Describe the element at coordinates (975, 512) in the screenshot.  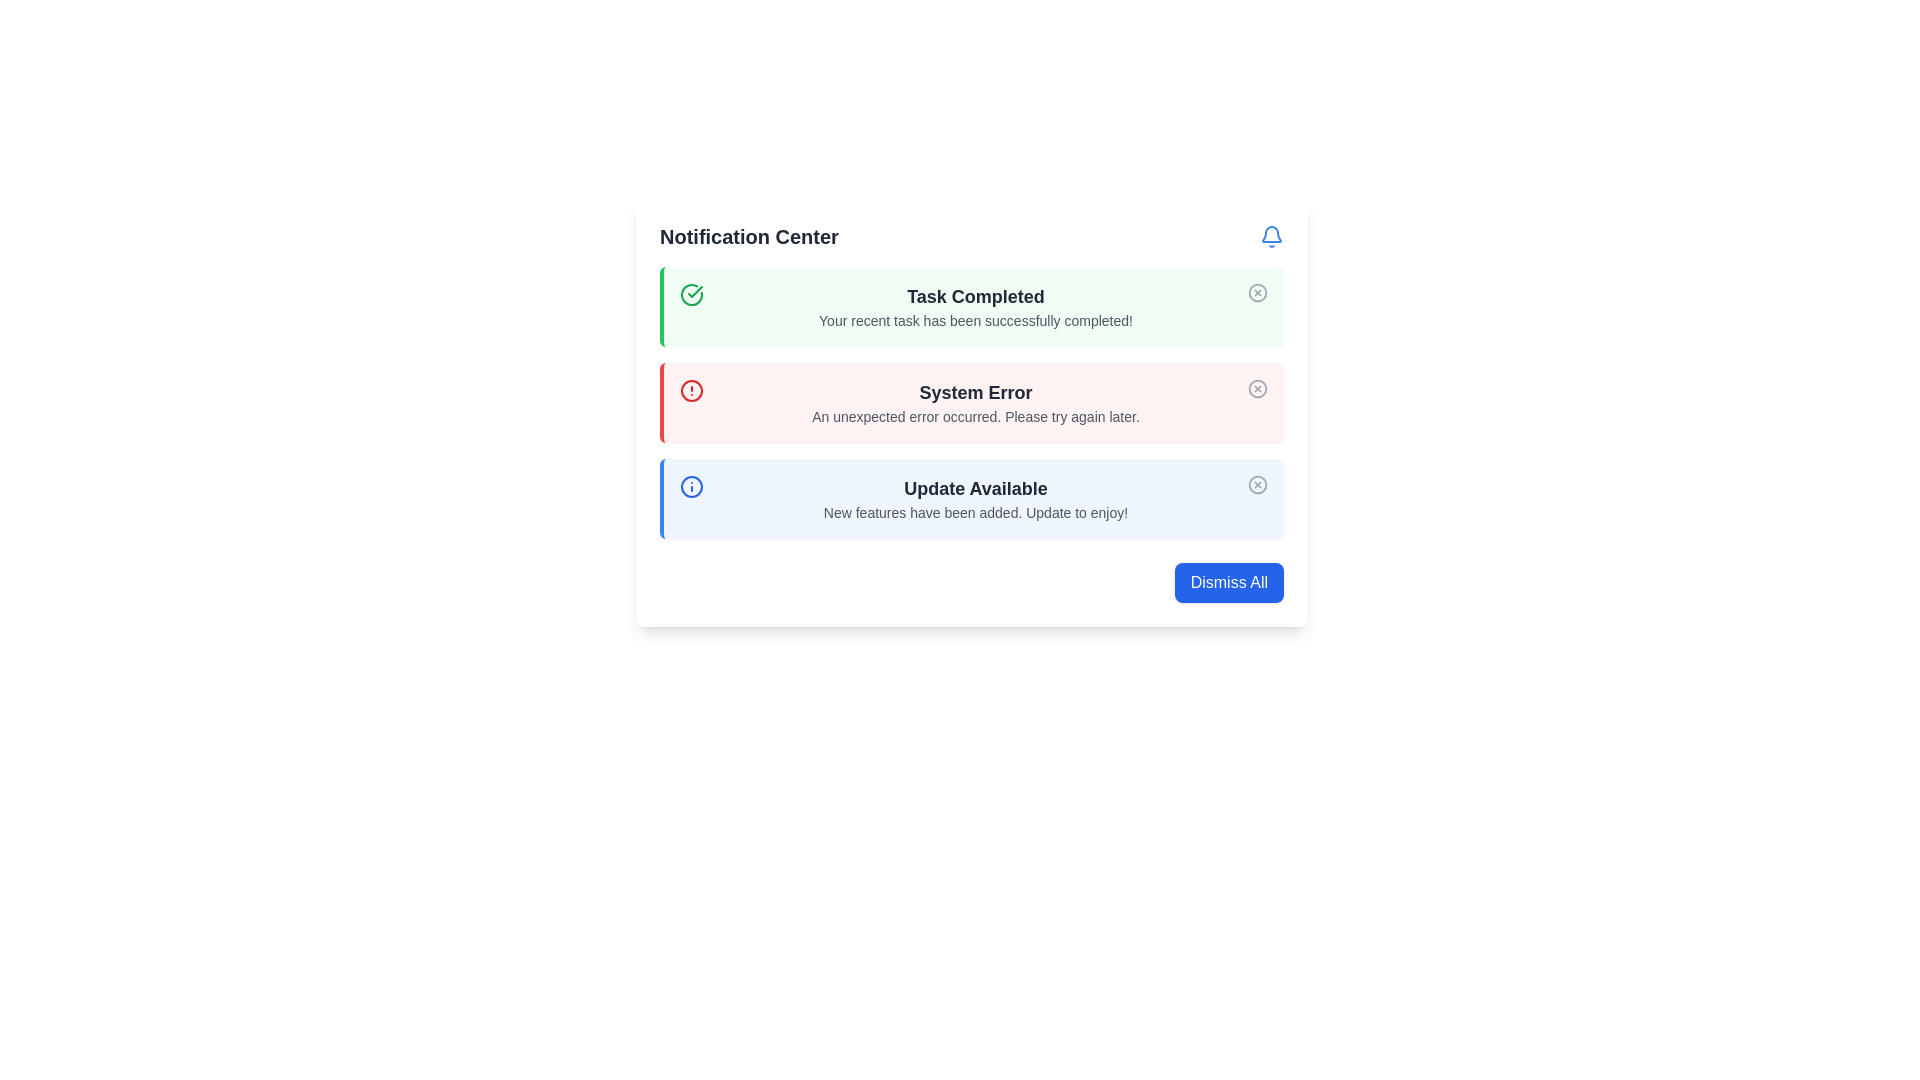
I see `the text label reading 'New features have been added. Update to enjoy!' located below the header 'Update Available' in the blue-bordered notification box` at that location.